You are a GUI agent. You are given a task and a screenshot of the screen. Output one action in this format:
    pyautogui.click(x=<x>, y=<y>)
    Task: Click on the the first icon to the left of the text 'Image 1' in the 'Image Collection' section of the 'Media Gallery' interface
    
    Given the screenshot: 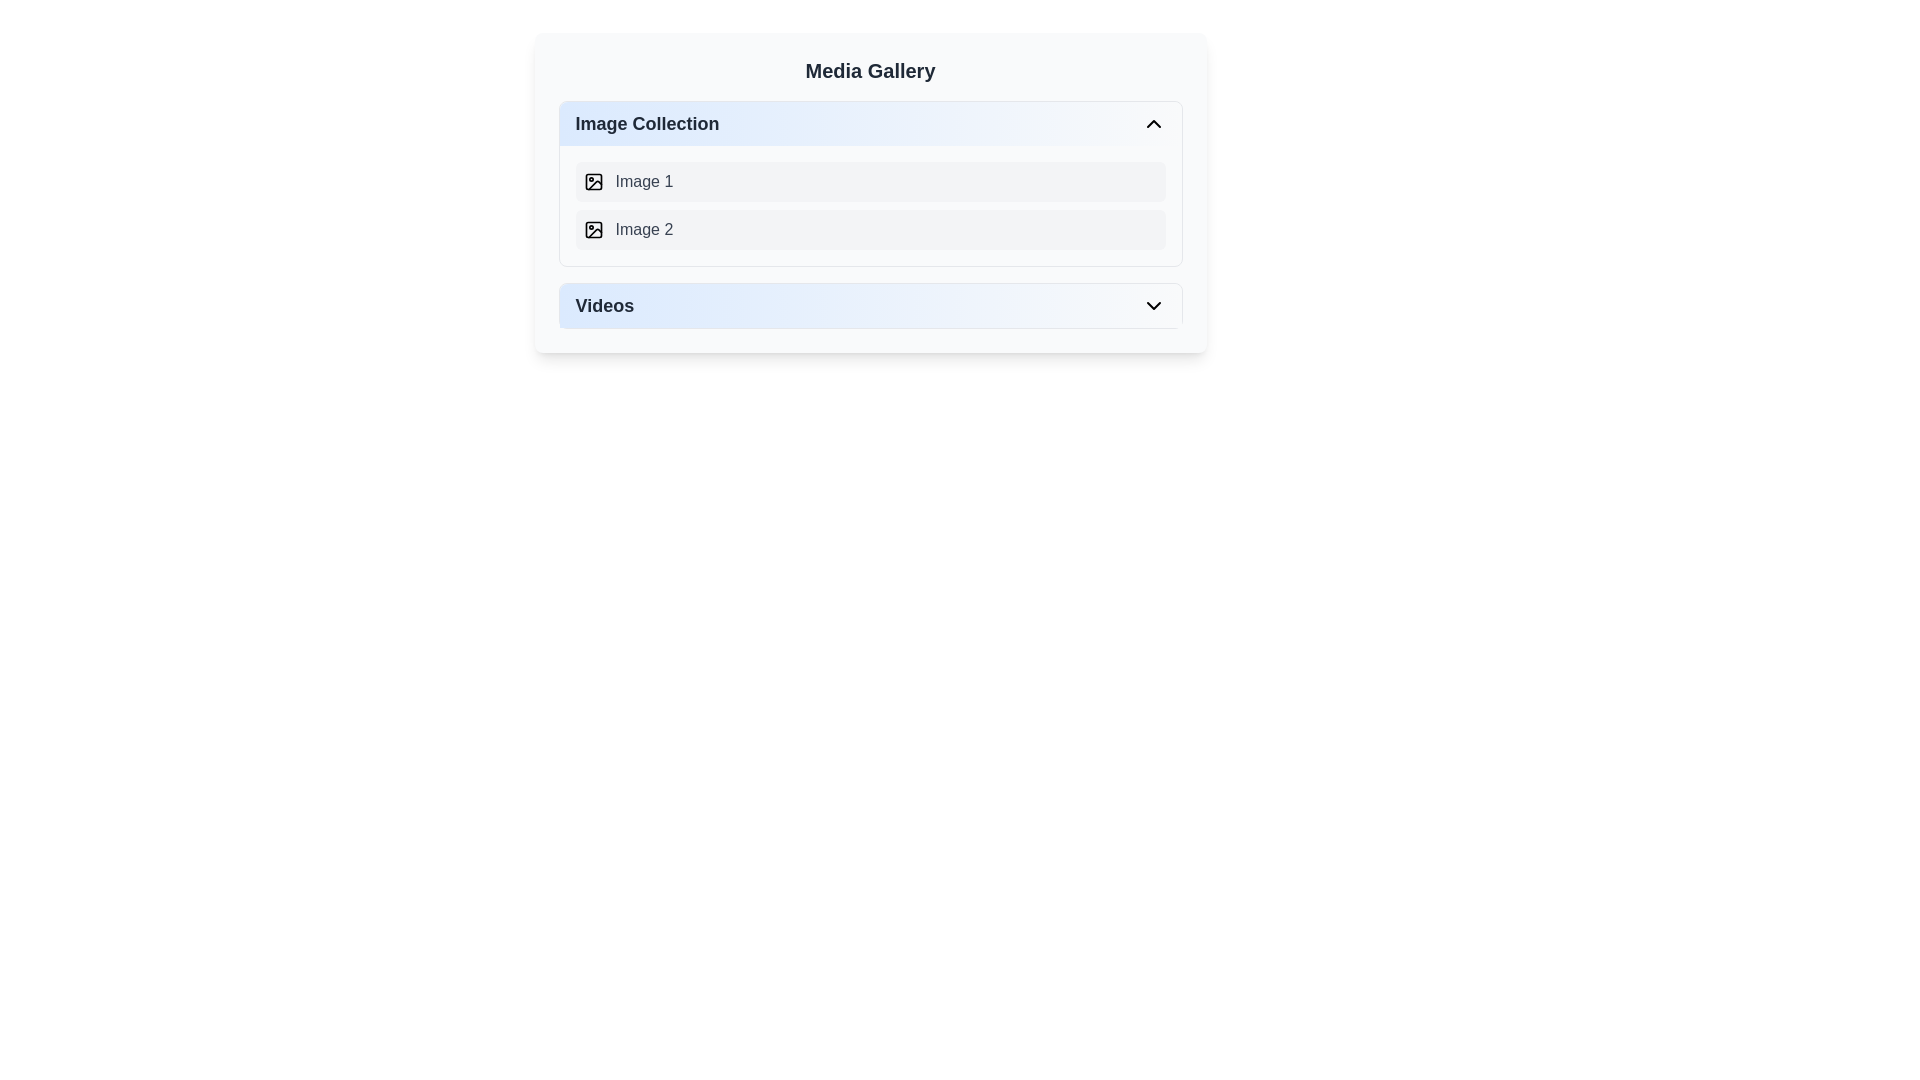 What is the action you would take?
    pyautogui.click(x=592, y=181)
    